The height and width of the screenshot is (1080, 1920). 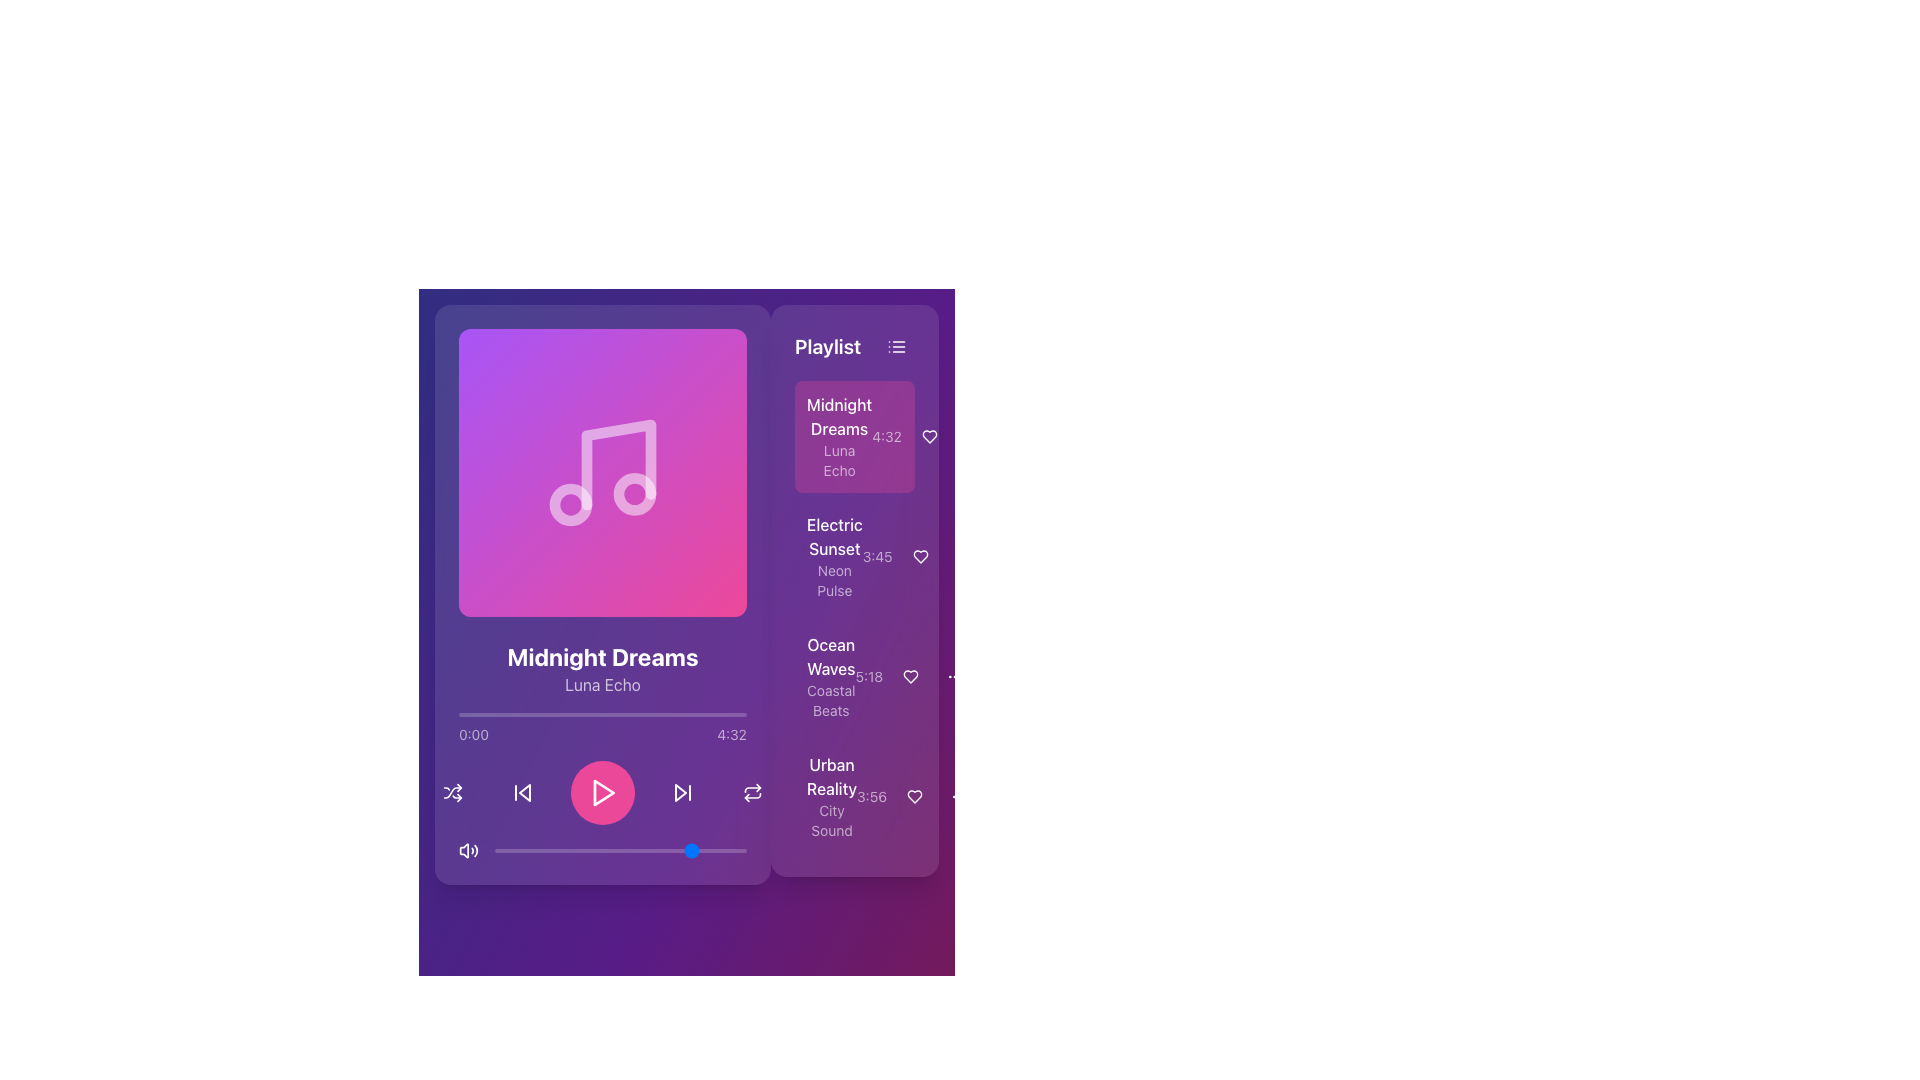 What do you see at coordinates (602, 792) in the screenshot?
I see `the circular pink button with a play icon located centrally in the player control section to observe the hover effect` at bounding box center [602, 792].